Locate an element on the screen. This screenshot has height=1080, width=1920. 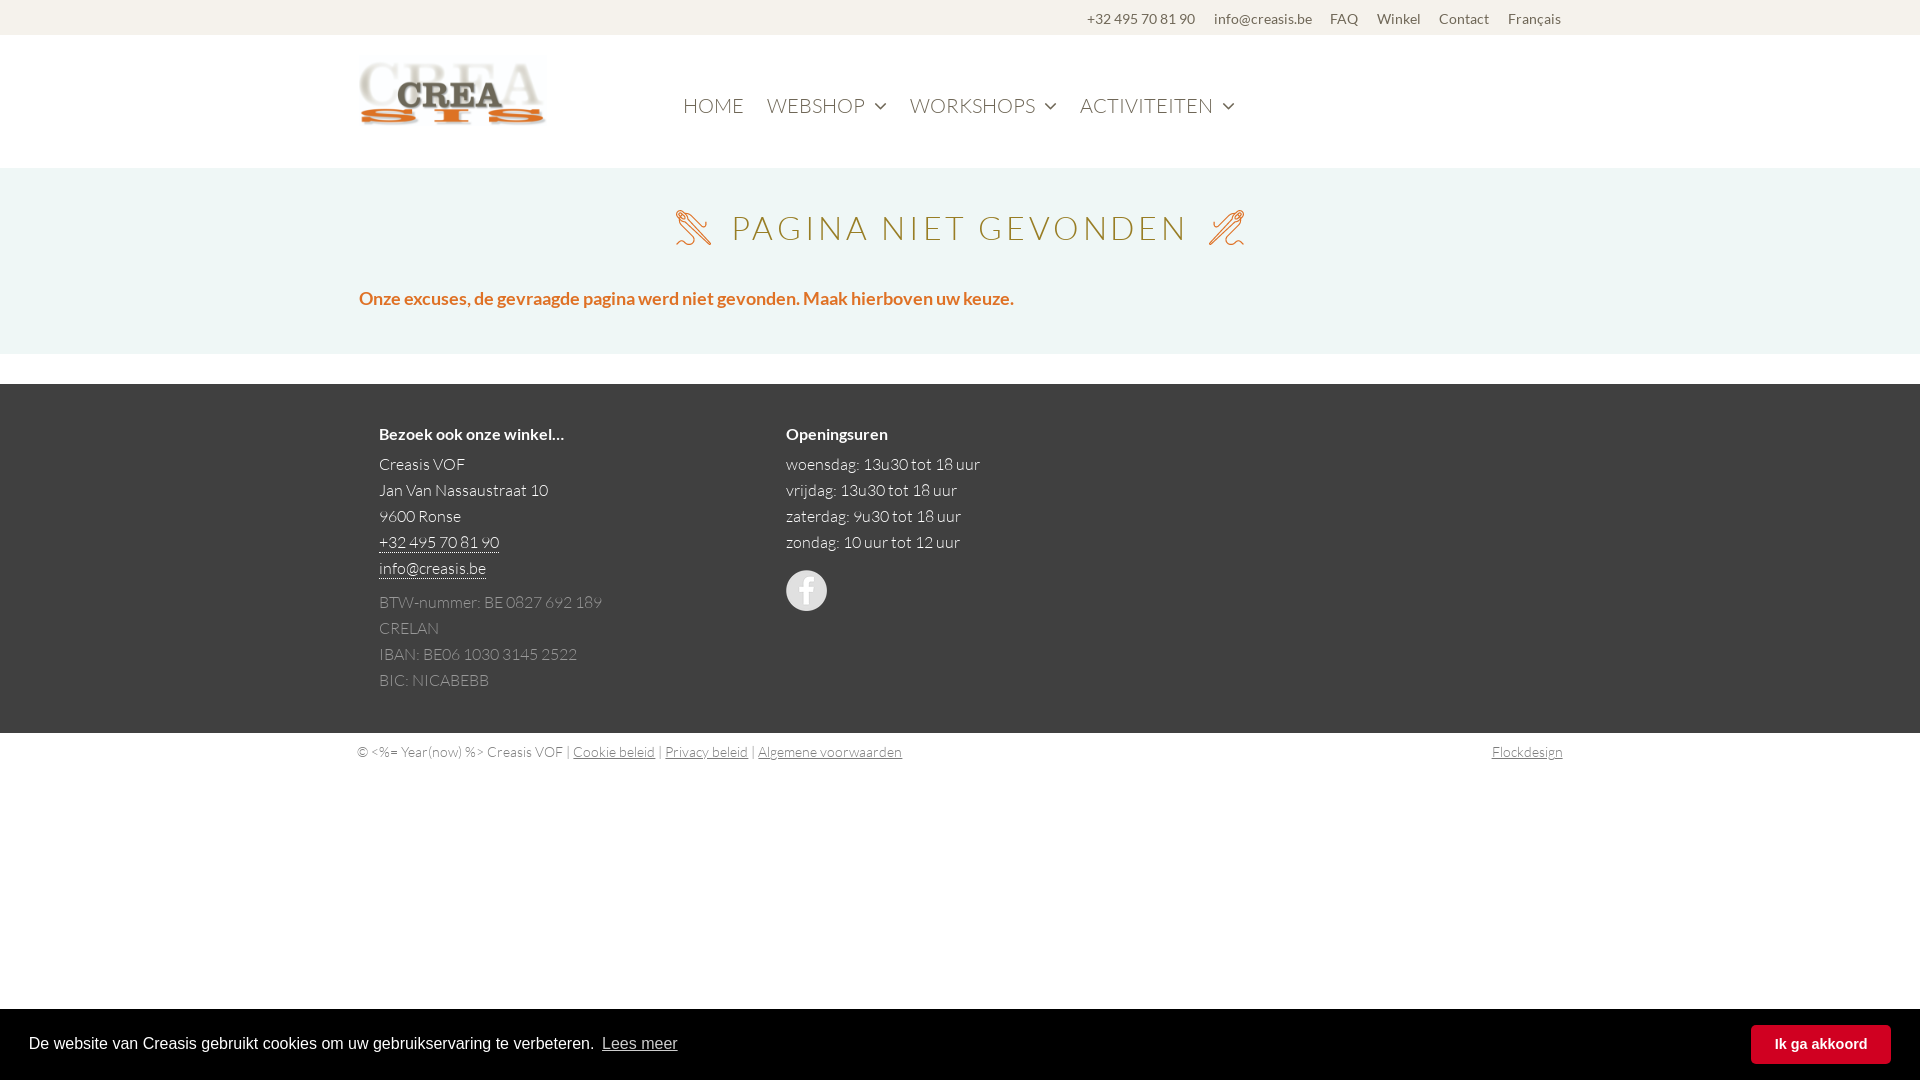
'info@creasis.be' is located at coordinates (431, 568).